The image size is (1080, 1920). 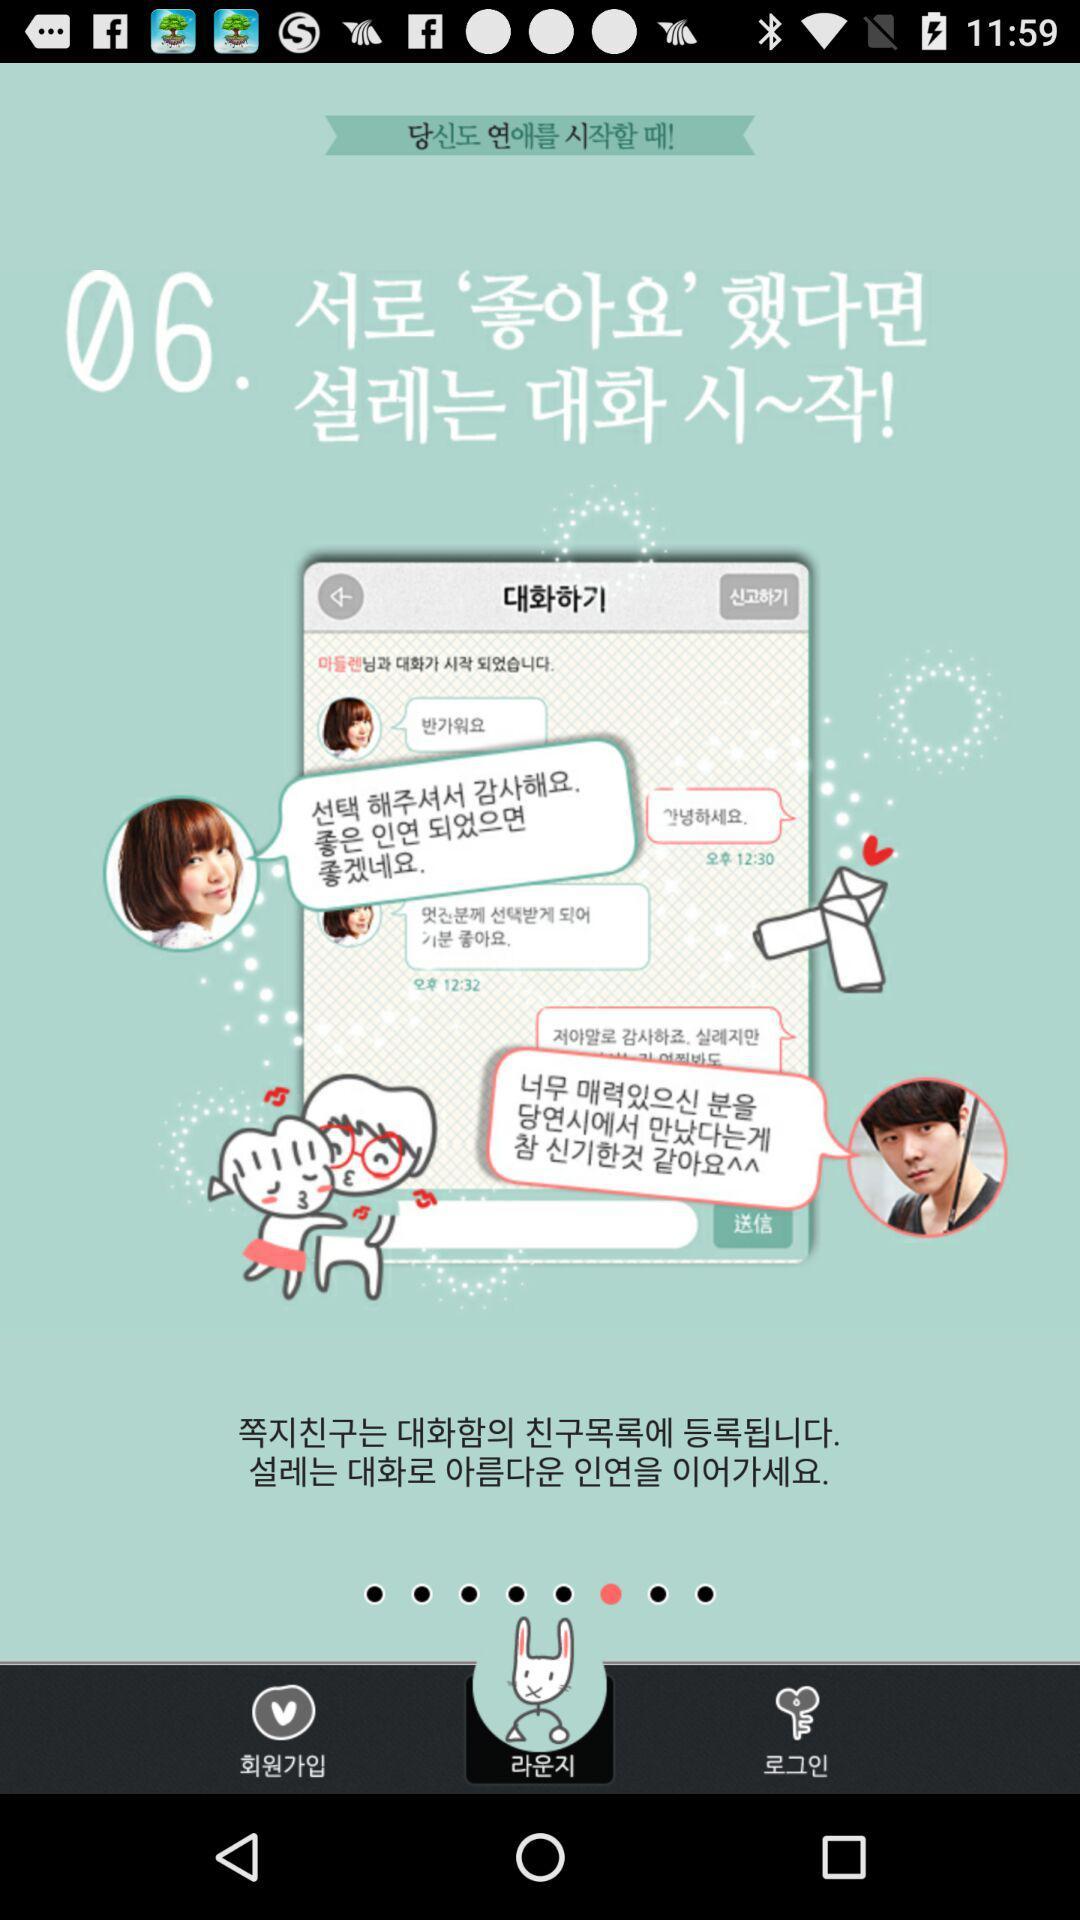 I want to click on first slide, so click(x=374, y=1593).